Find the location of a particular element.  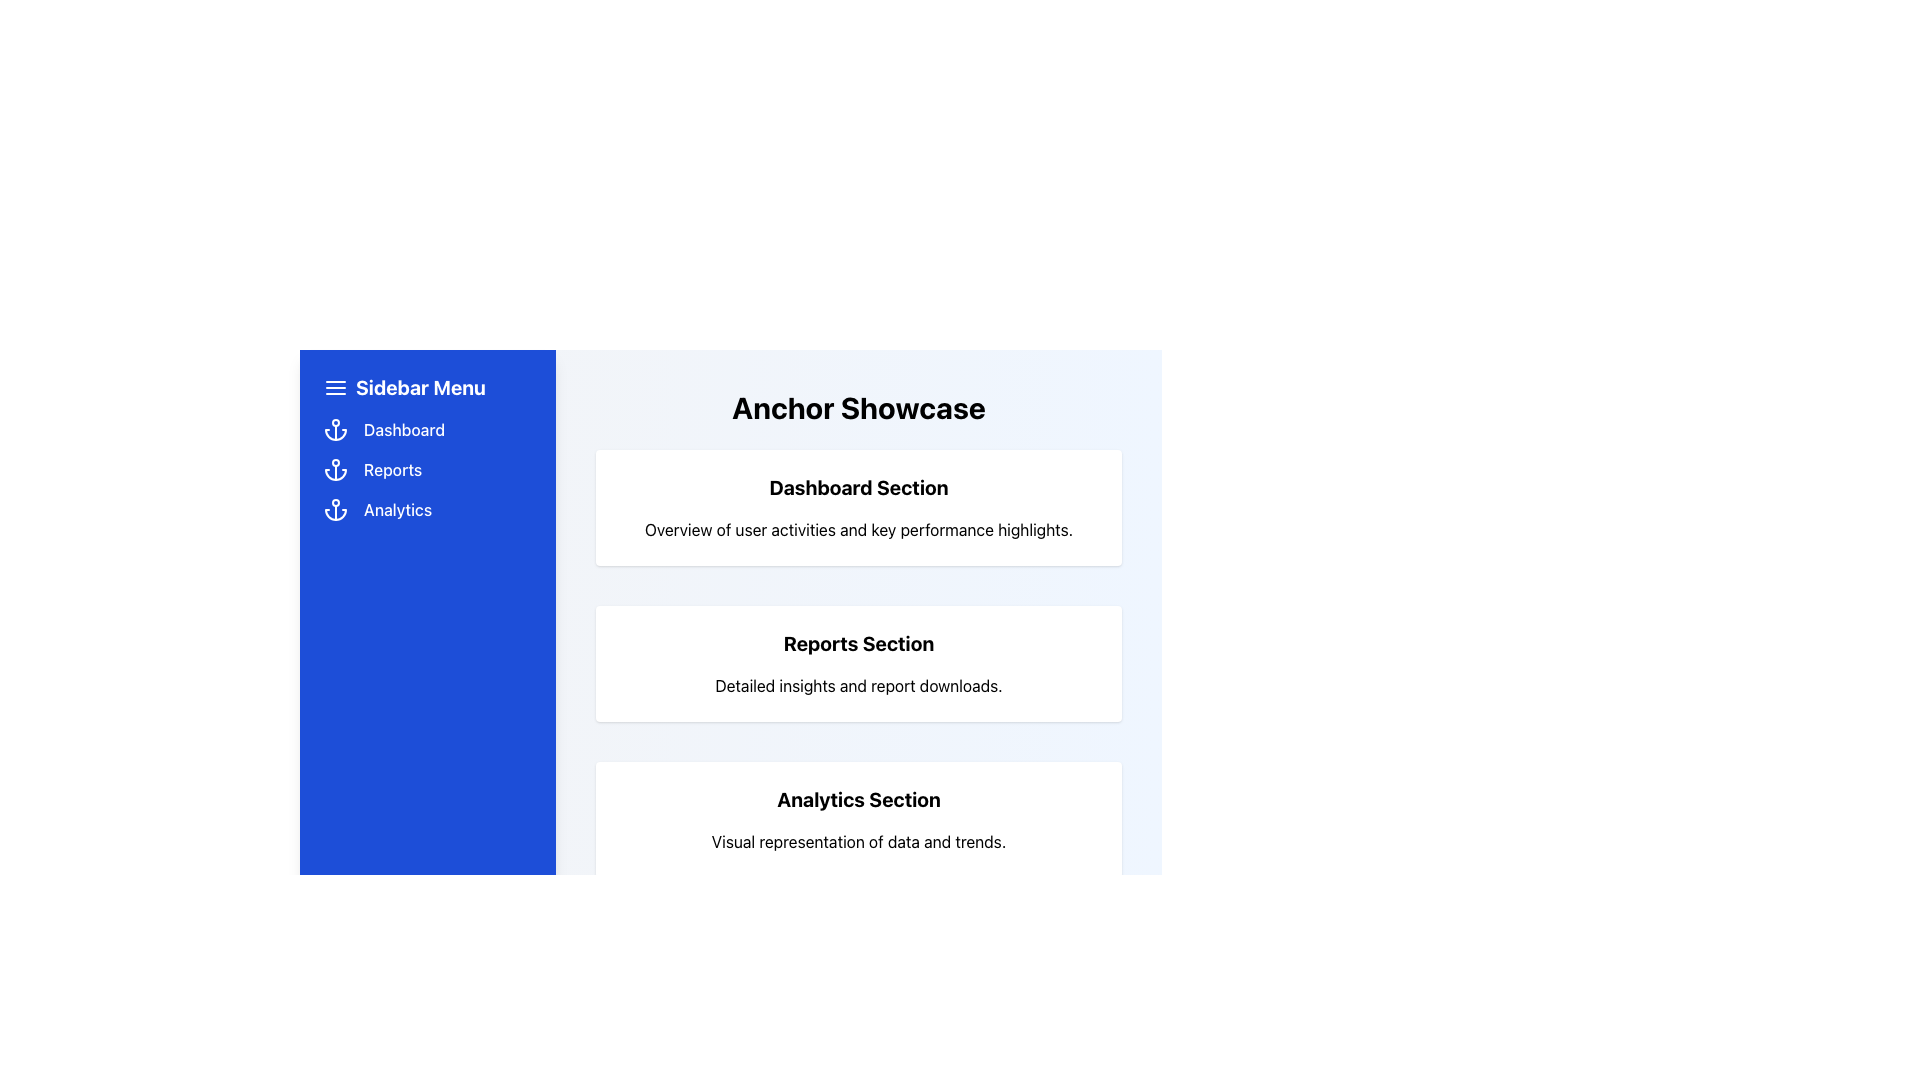

the first navigation link on the left side of the interface is located at coordinates (426, 428).